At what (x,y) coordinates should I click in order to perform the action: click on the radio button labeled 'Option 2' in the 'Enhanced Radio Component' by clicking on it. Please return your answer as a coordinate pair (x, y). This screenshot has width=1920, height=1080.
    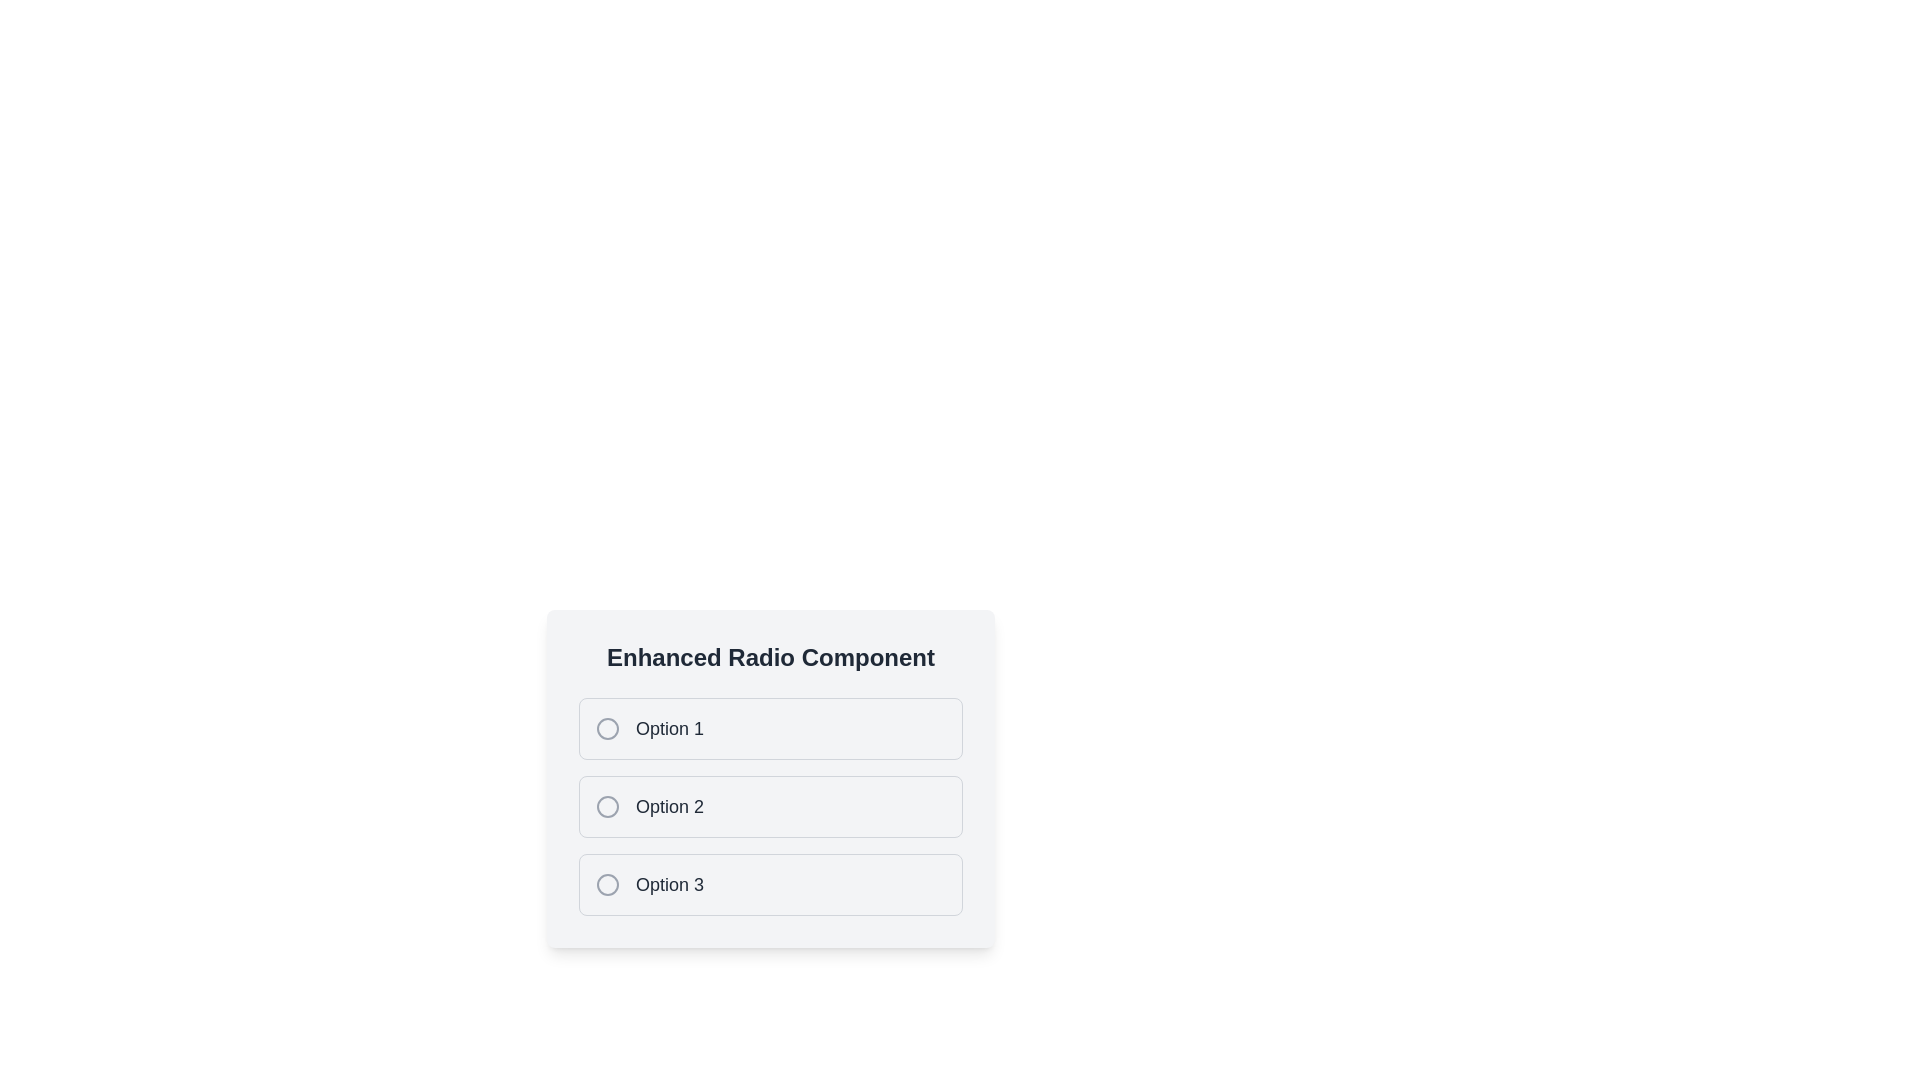
    Looking at the image, I should click on (770, 778).